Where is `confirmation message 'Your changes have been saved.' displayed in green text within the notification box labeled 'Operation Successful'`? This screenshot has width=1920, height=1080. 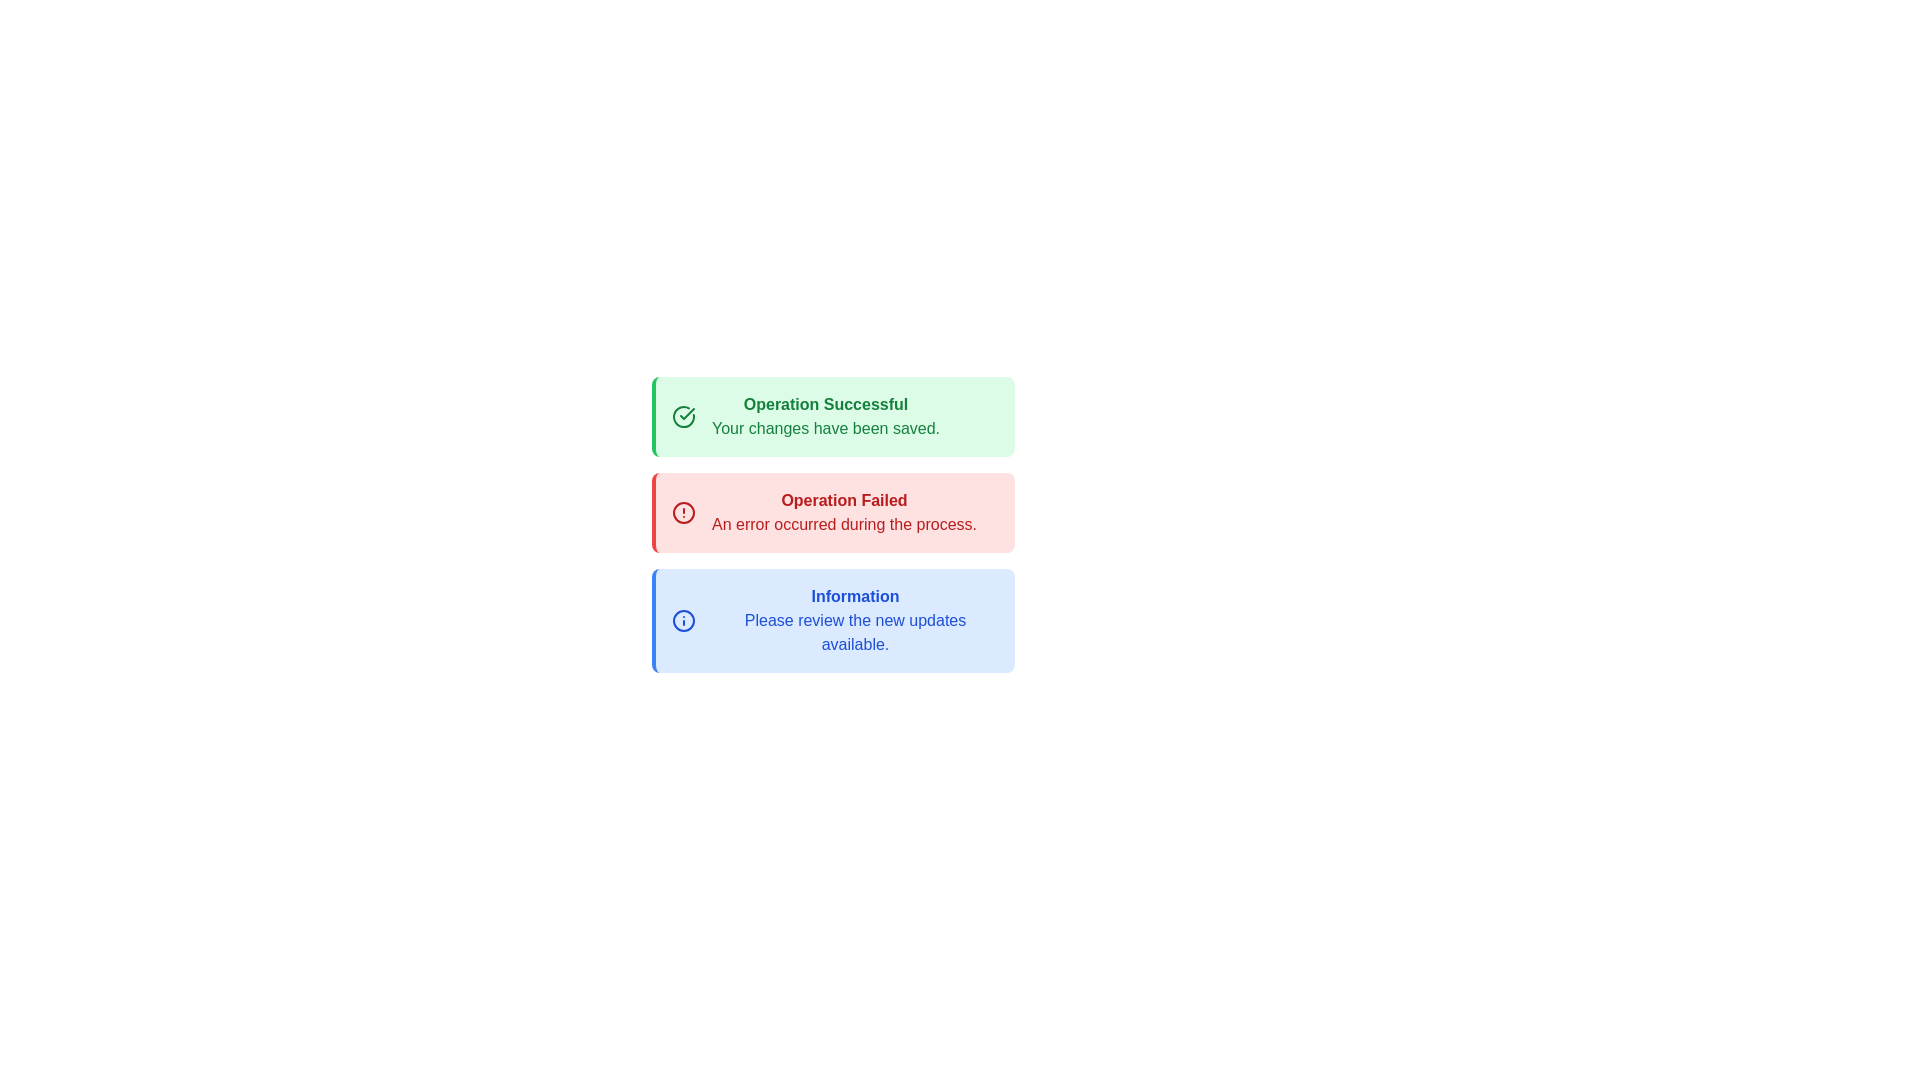 confirmation message 'Your changes have been saved.' displayed in green text within the notification box labeled 'Operation Successful' is located at coordinates (825, 427).